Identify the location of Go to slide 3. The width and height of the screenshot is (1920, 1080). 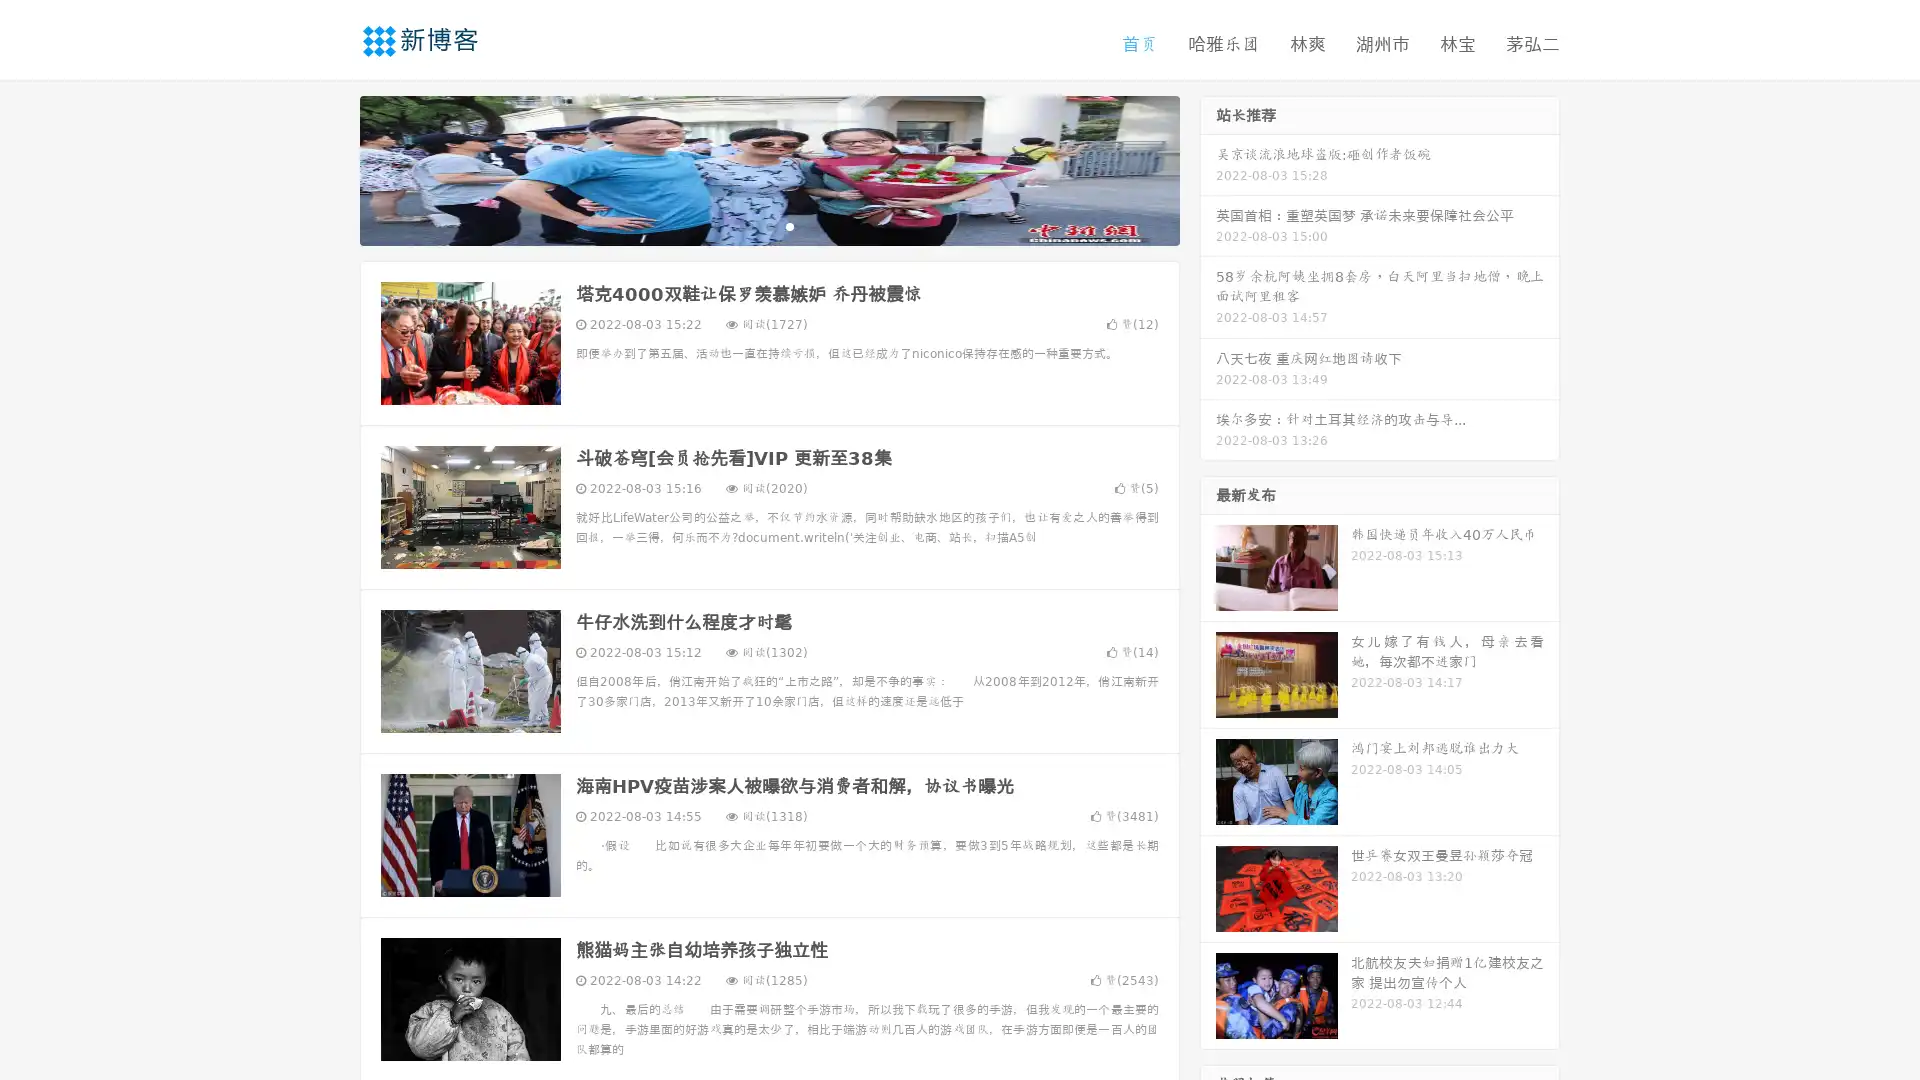
(789, 225).